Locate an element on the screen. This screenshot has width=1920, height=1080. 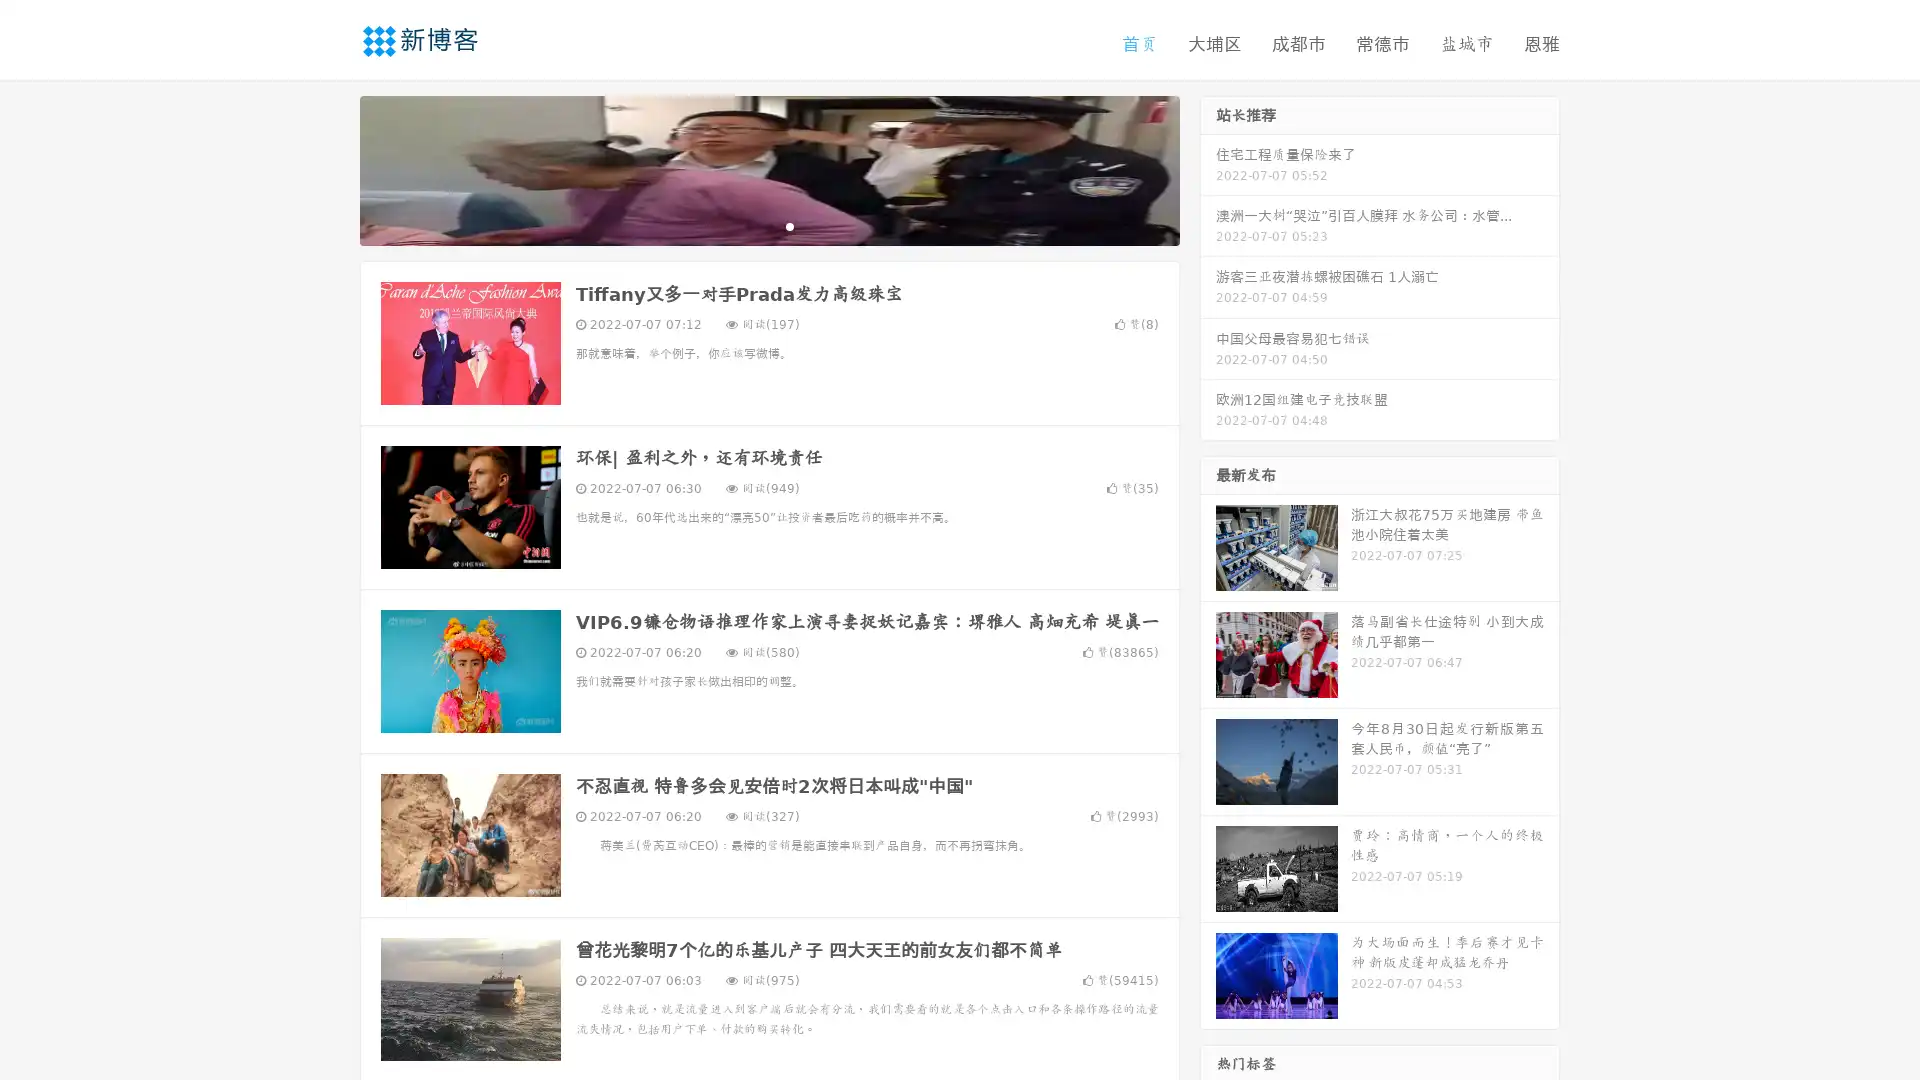
Go to slide 3 is located at coordinates (789, 225).